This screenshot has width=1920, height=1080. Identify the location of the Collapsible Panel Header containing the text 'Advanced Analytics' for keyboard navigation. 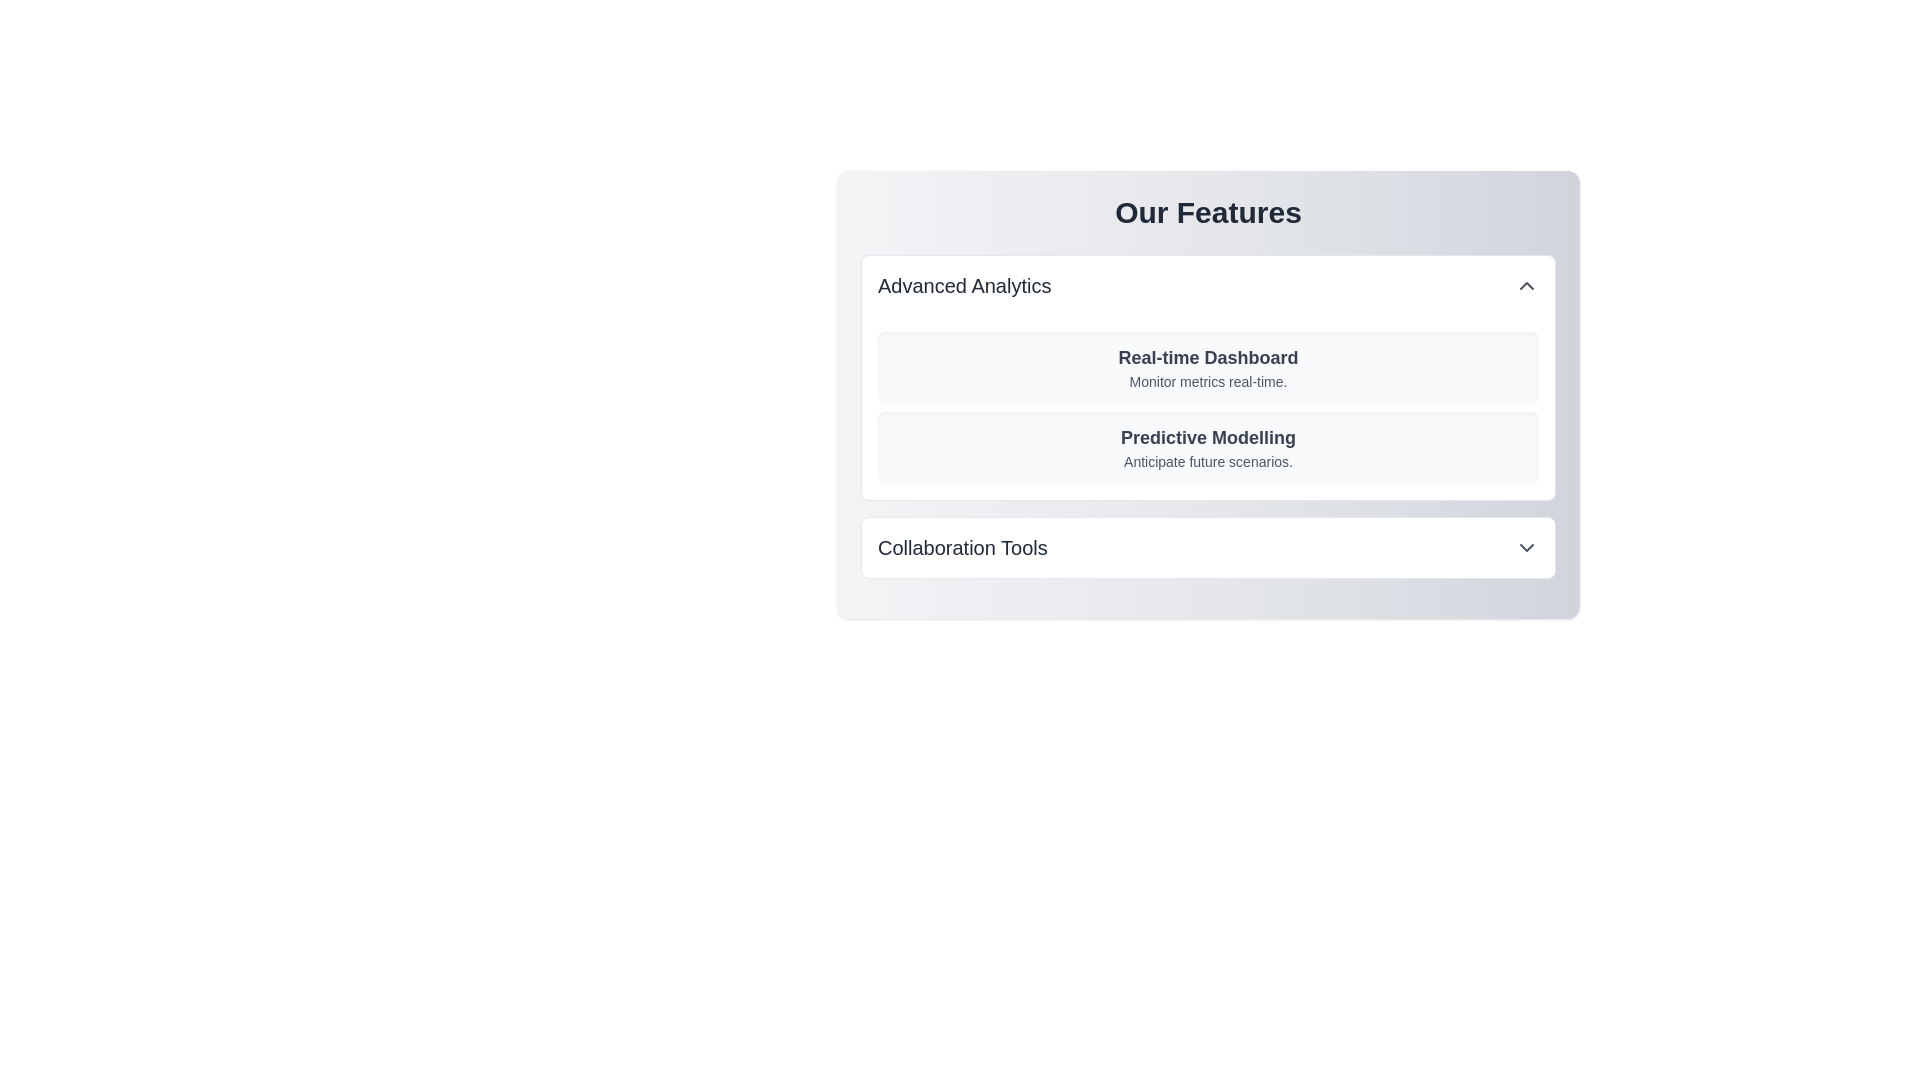
(1207, 285).